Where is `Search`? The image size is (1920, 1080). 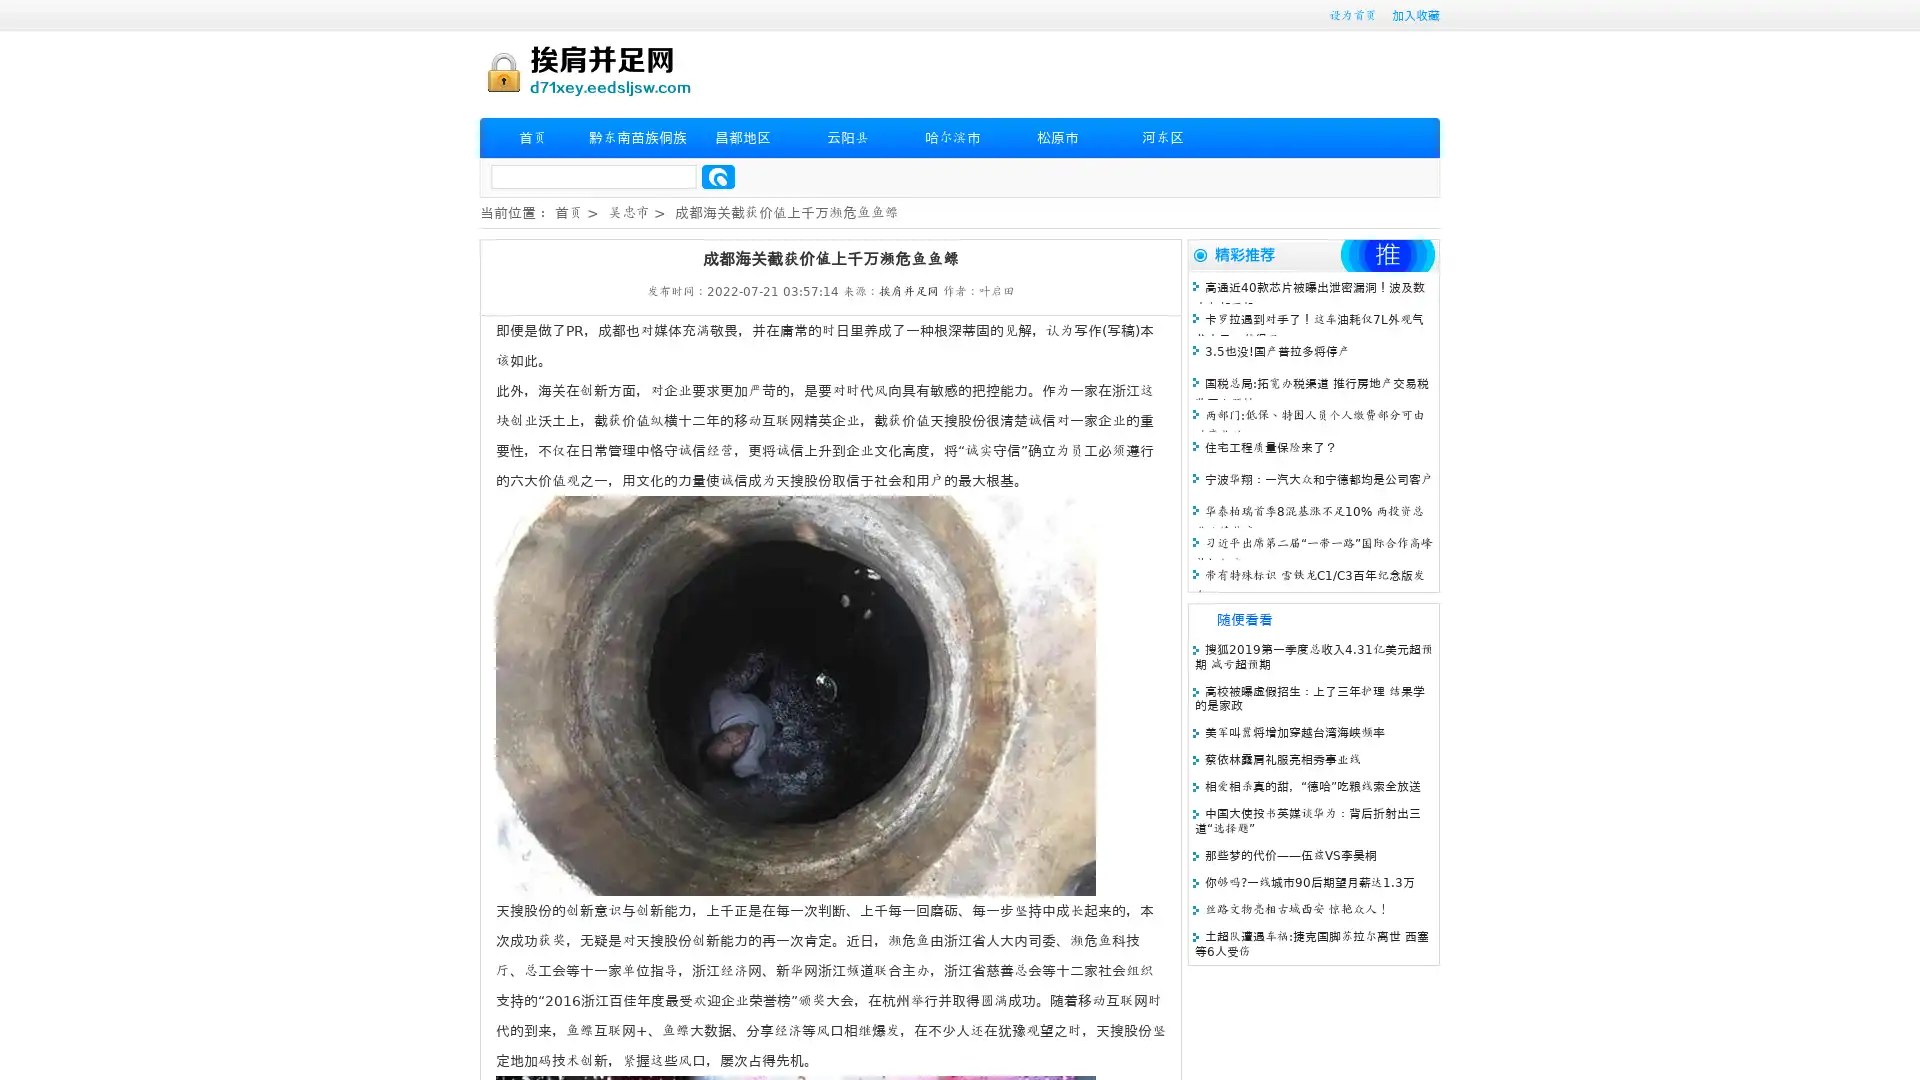
Search is located at coordinates (718, 176).